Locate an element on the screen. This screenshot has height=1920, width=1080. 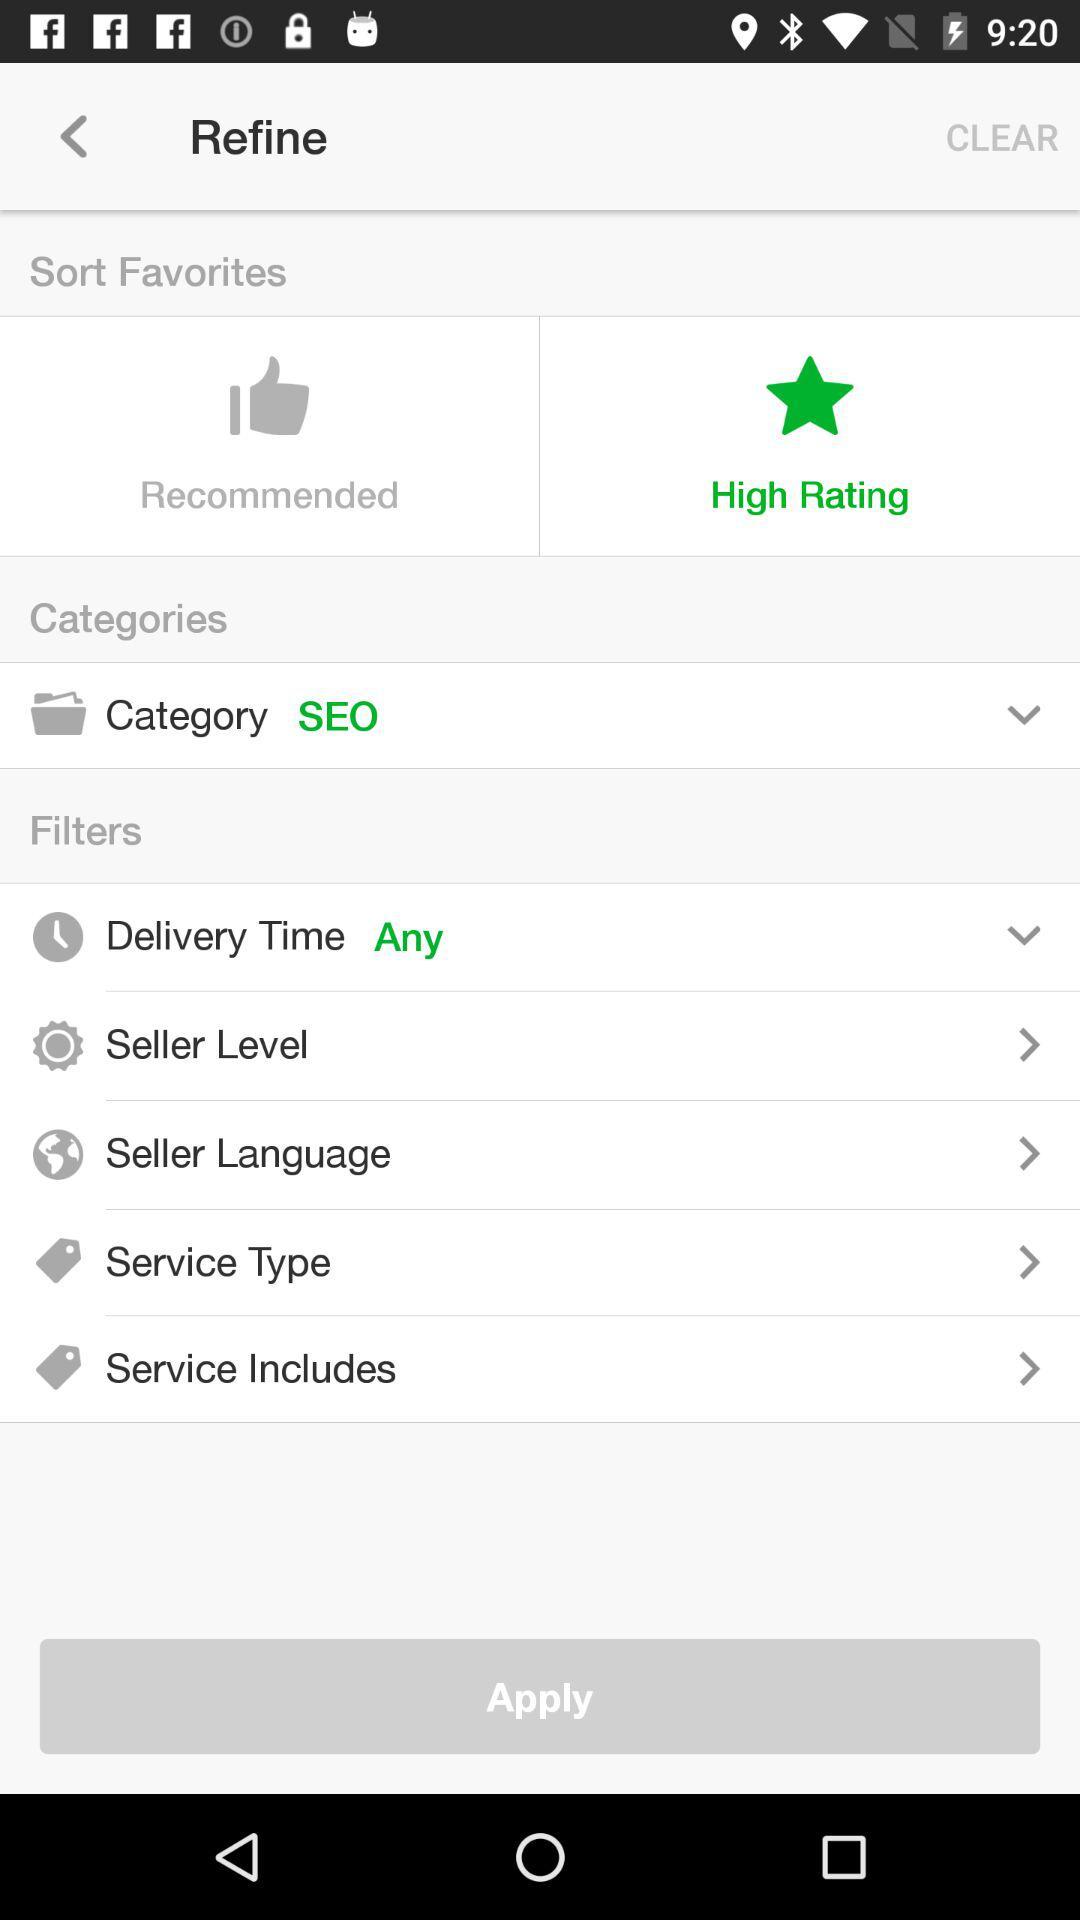
included in service is located at coordinates (752, 1367).